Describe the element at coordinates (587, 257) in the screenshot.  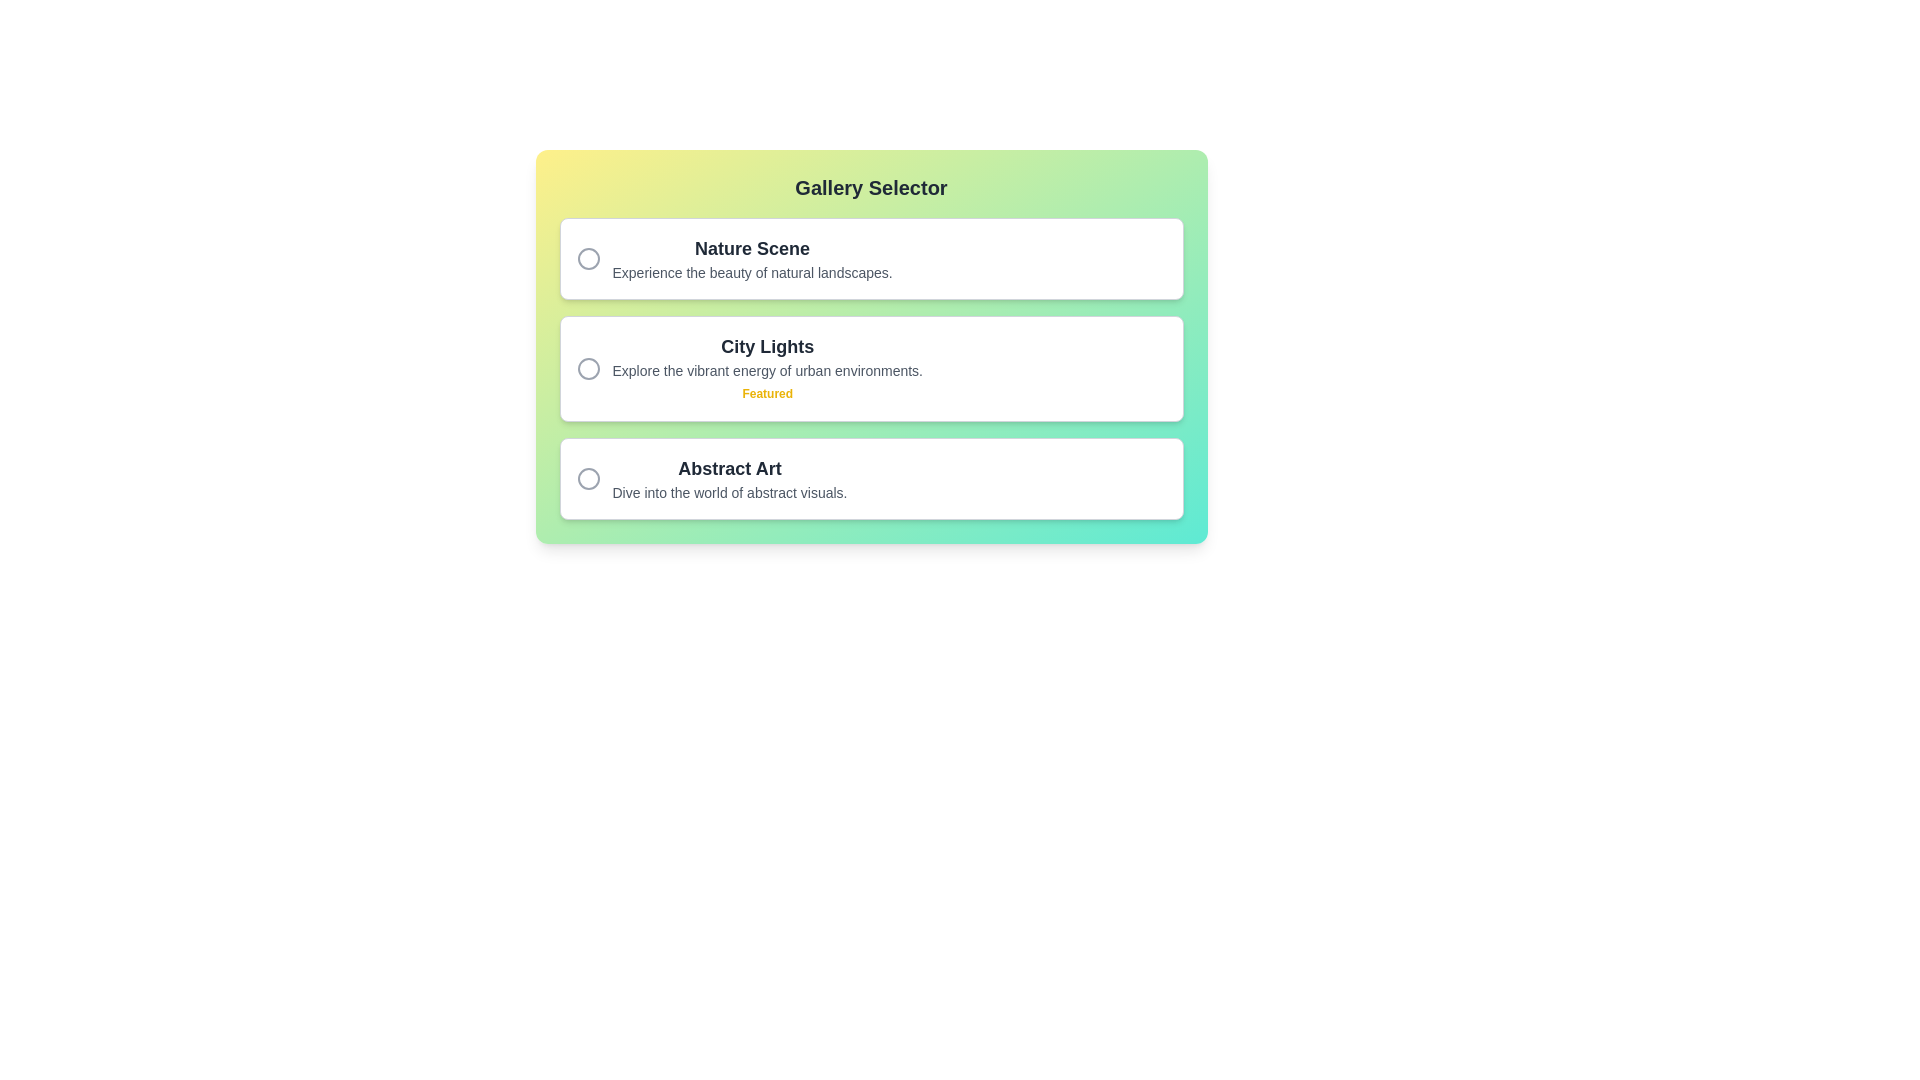
I see `the circular radio button with a gray border located beside the 'Nature Scene' label in the 'Gallery Selector' panel` at that location.